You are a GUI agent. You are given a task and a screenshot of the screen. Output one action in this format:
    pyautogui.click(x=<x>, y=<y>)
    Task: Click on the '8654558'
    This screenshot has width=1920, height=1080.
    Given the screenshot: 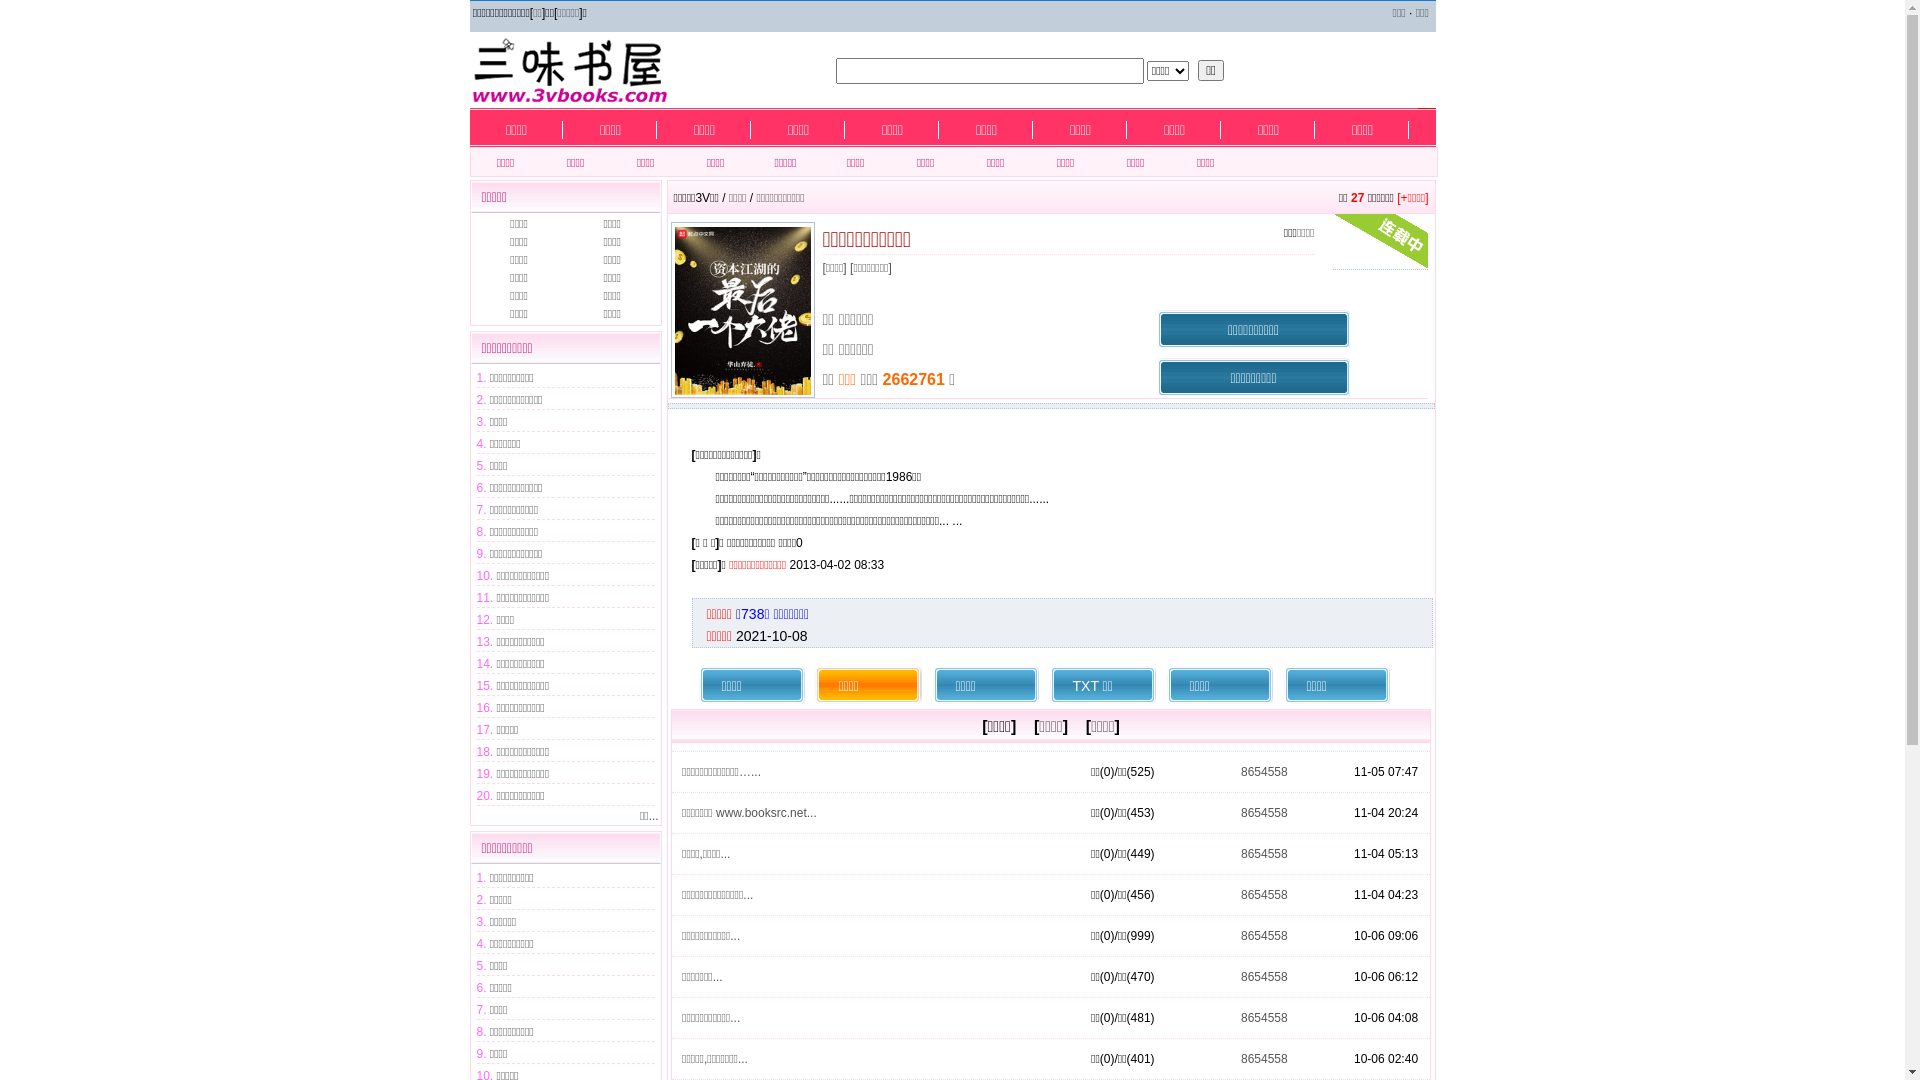 What is the action you would take?
    pyautogui.click(x=1240, y=853)
    